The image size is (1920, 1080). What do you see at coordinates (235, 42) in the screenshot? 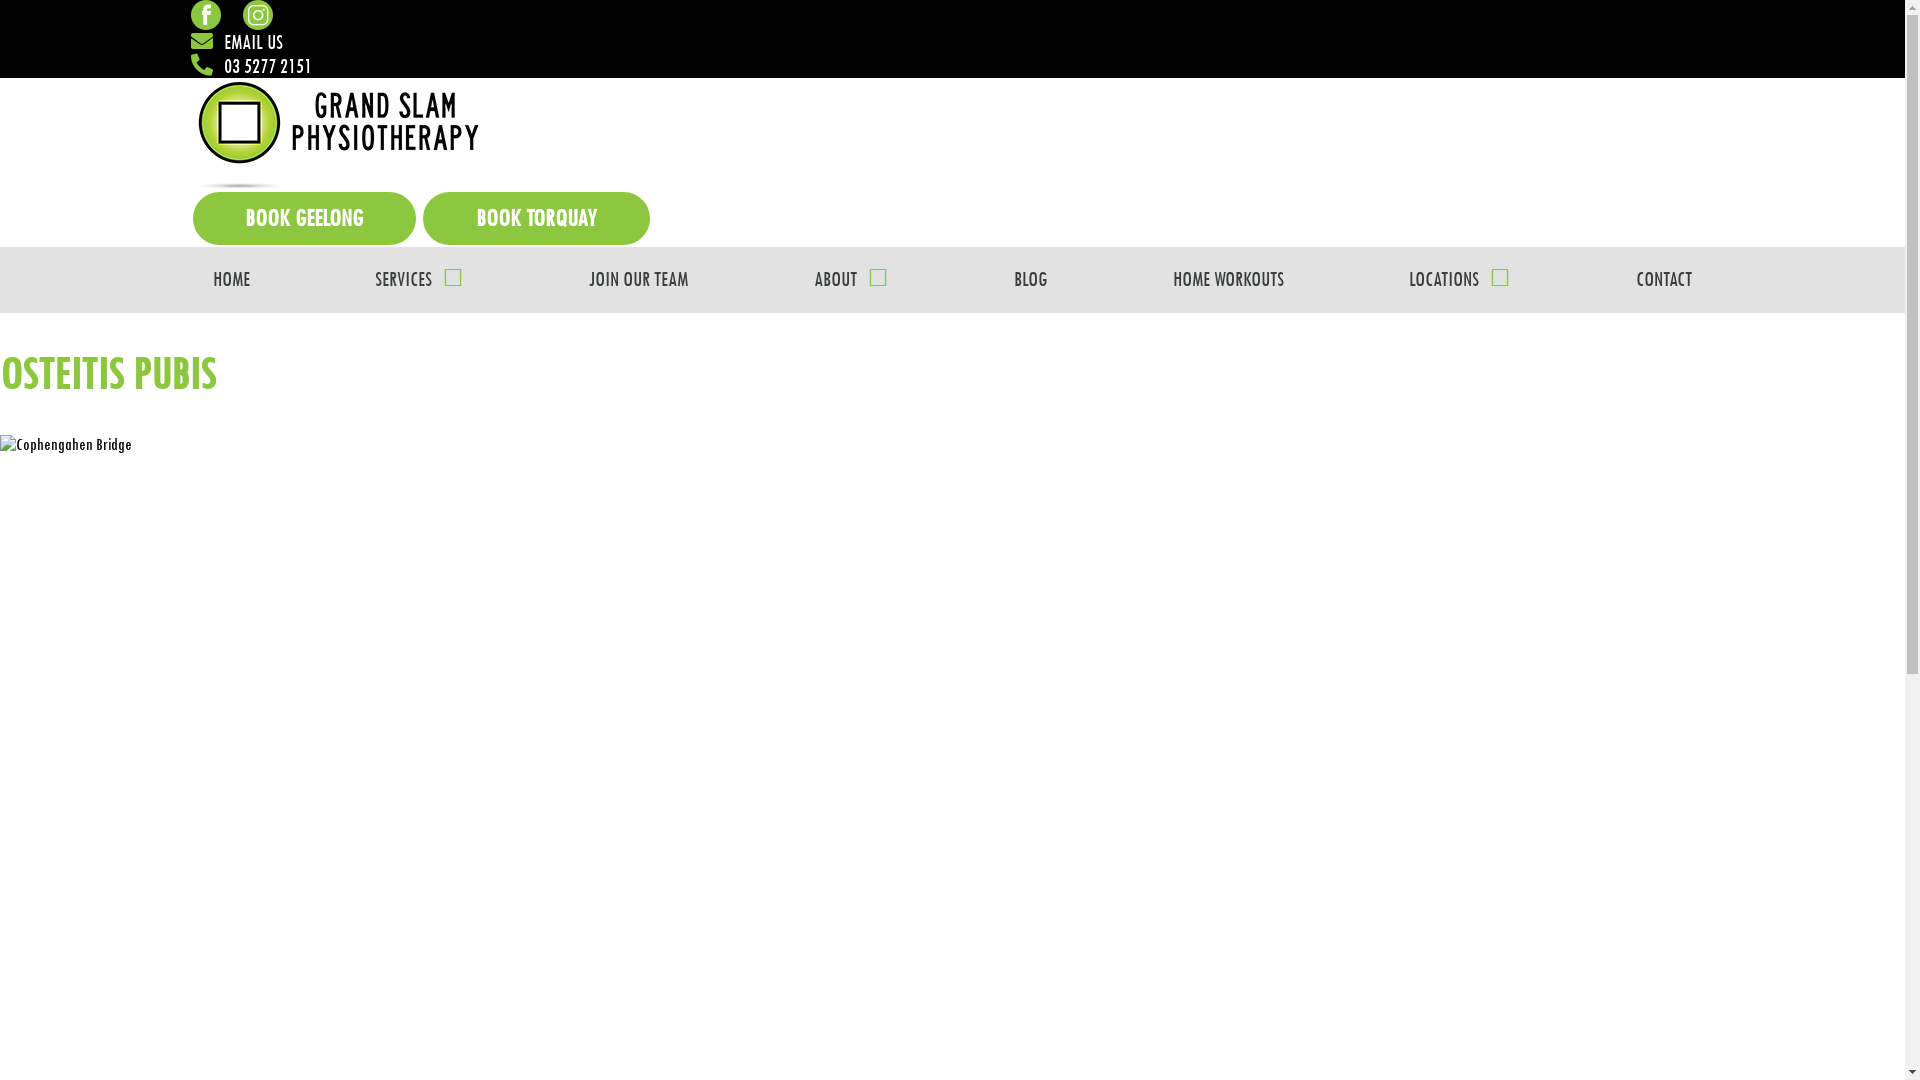
I see `'EMAIL US'` at bounding box center [235, 42].